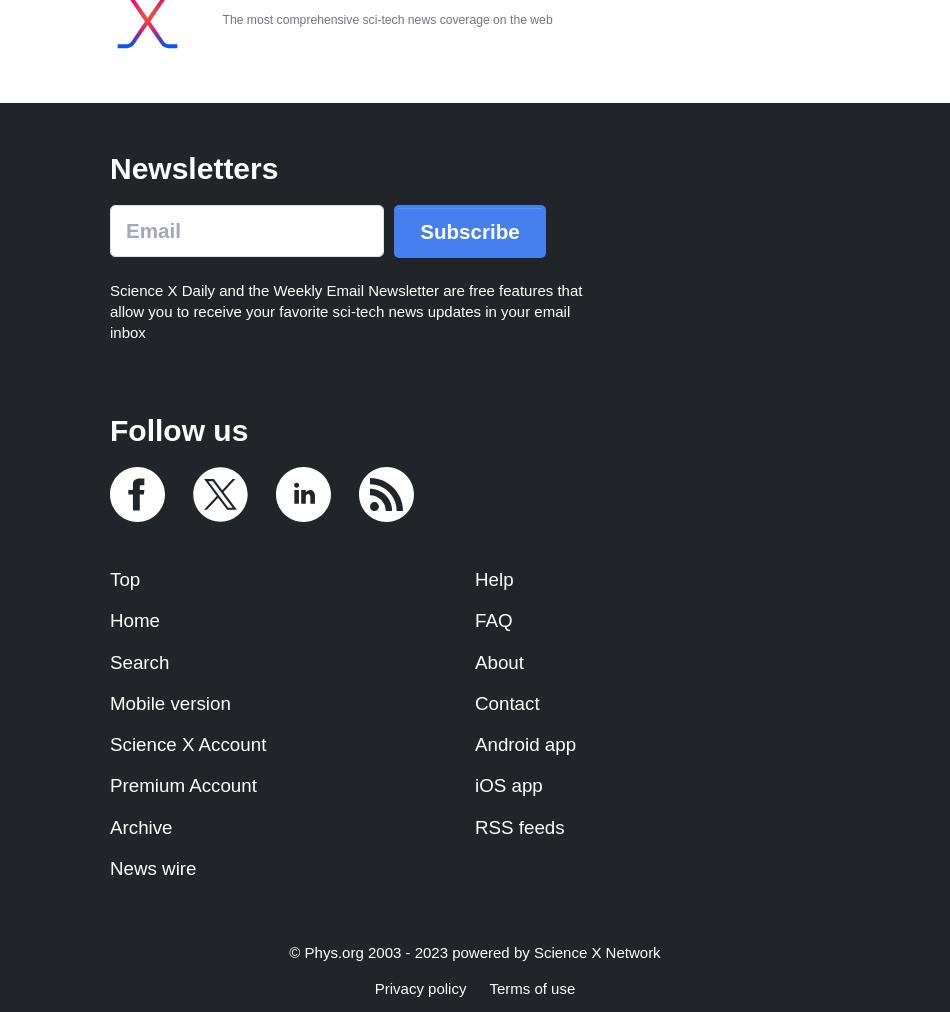 The width and height of the screenshot is (950, 1012). I want to click on 'iOS app', so click(508, 784).